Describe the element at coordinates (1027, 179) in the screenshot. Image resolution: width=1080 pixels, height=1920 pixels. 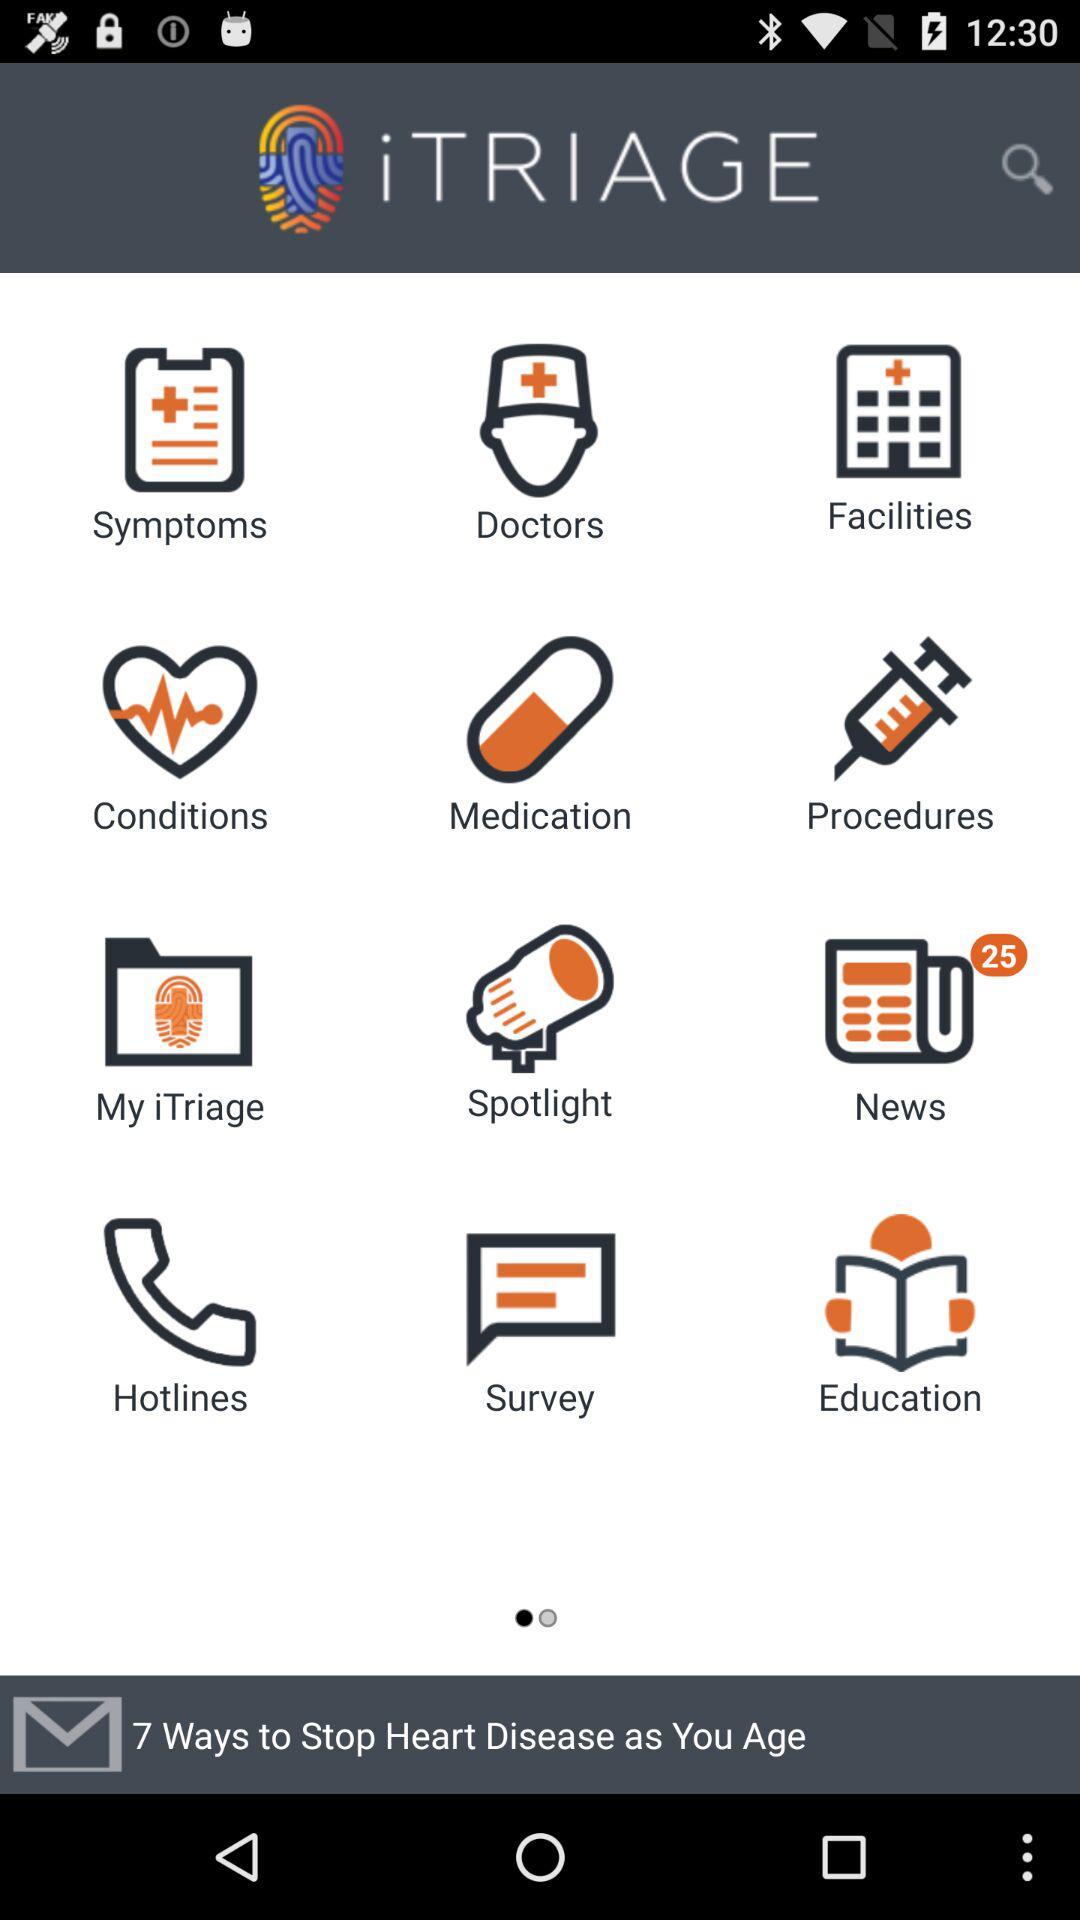
I see `the search icon` at that location.